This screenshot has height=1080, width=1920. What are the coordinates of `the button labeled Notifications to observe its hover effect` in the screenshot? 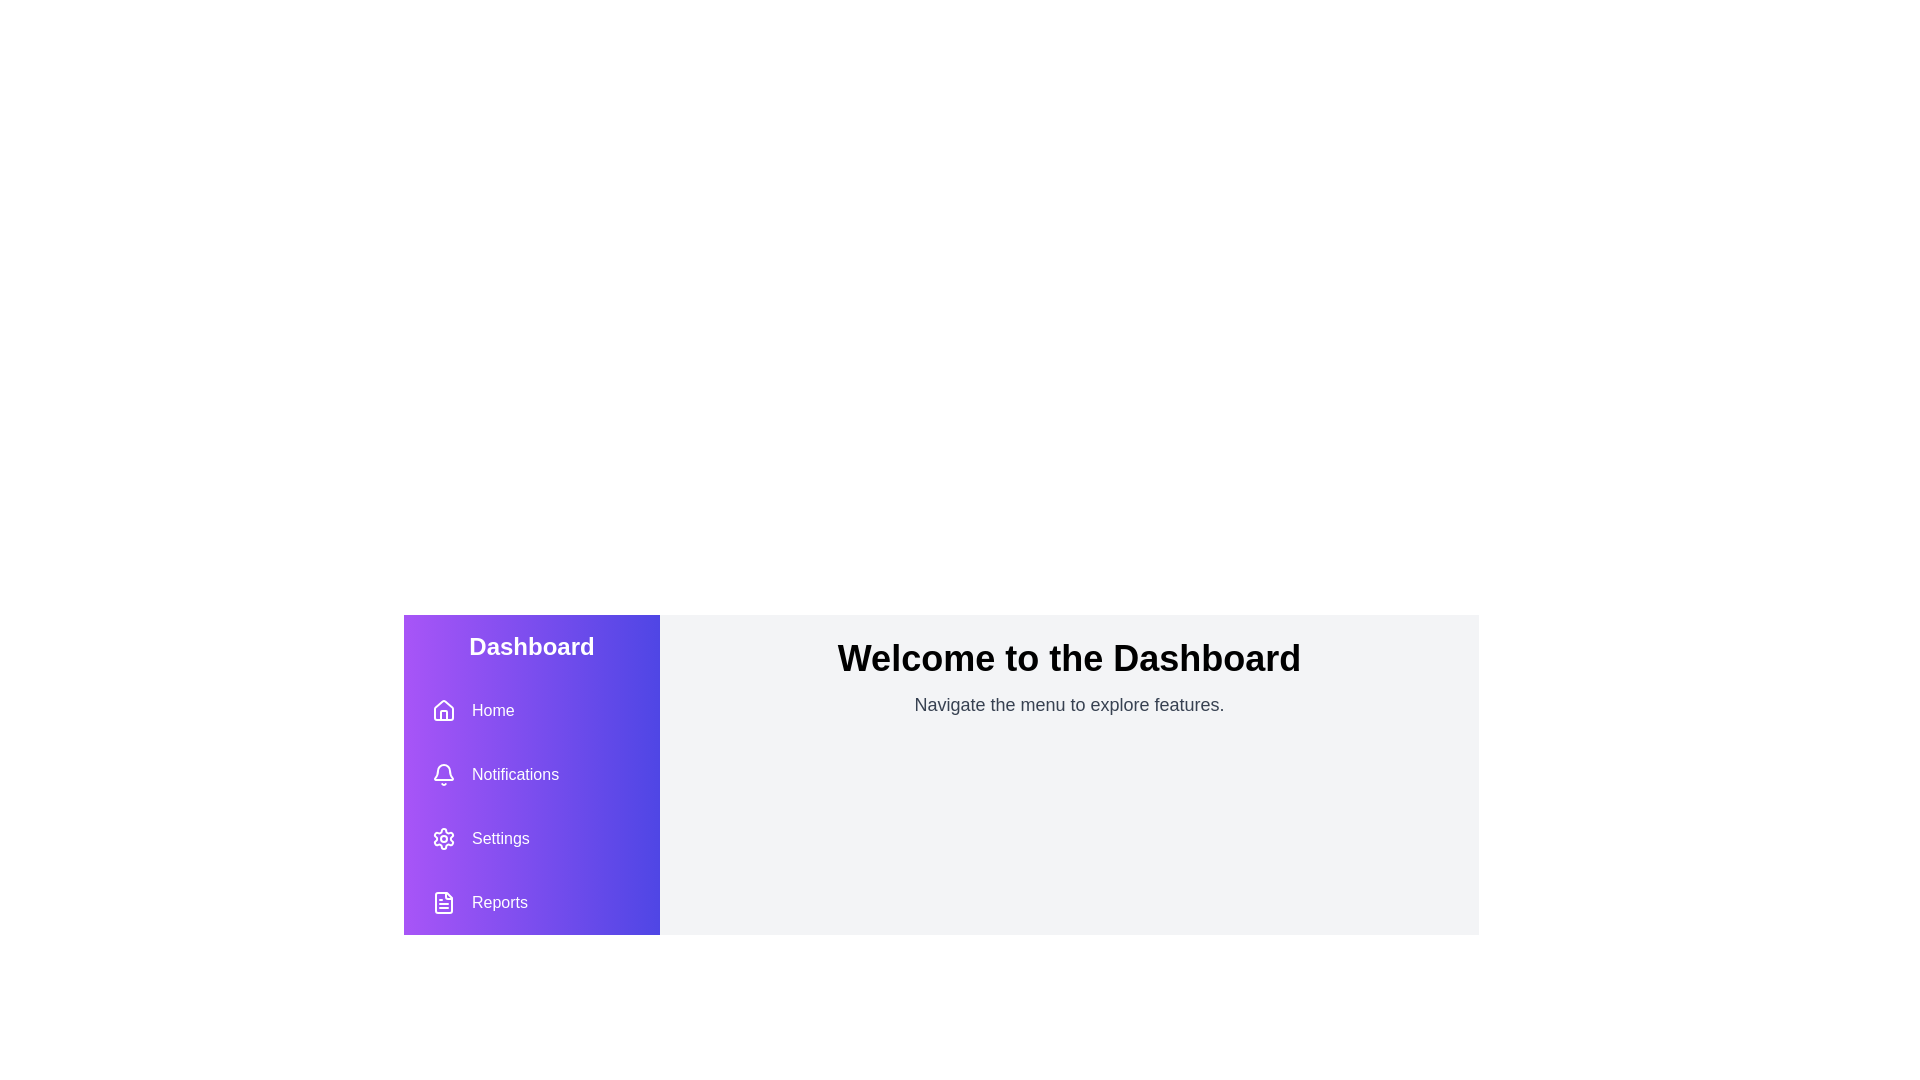 It's located at (494, 774).